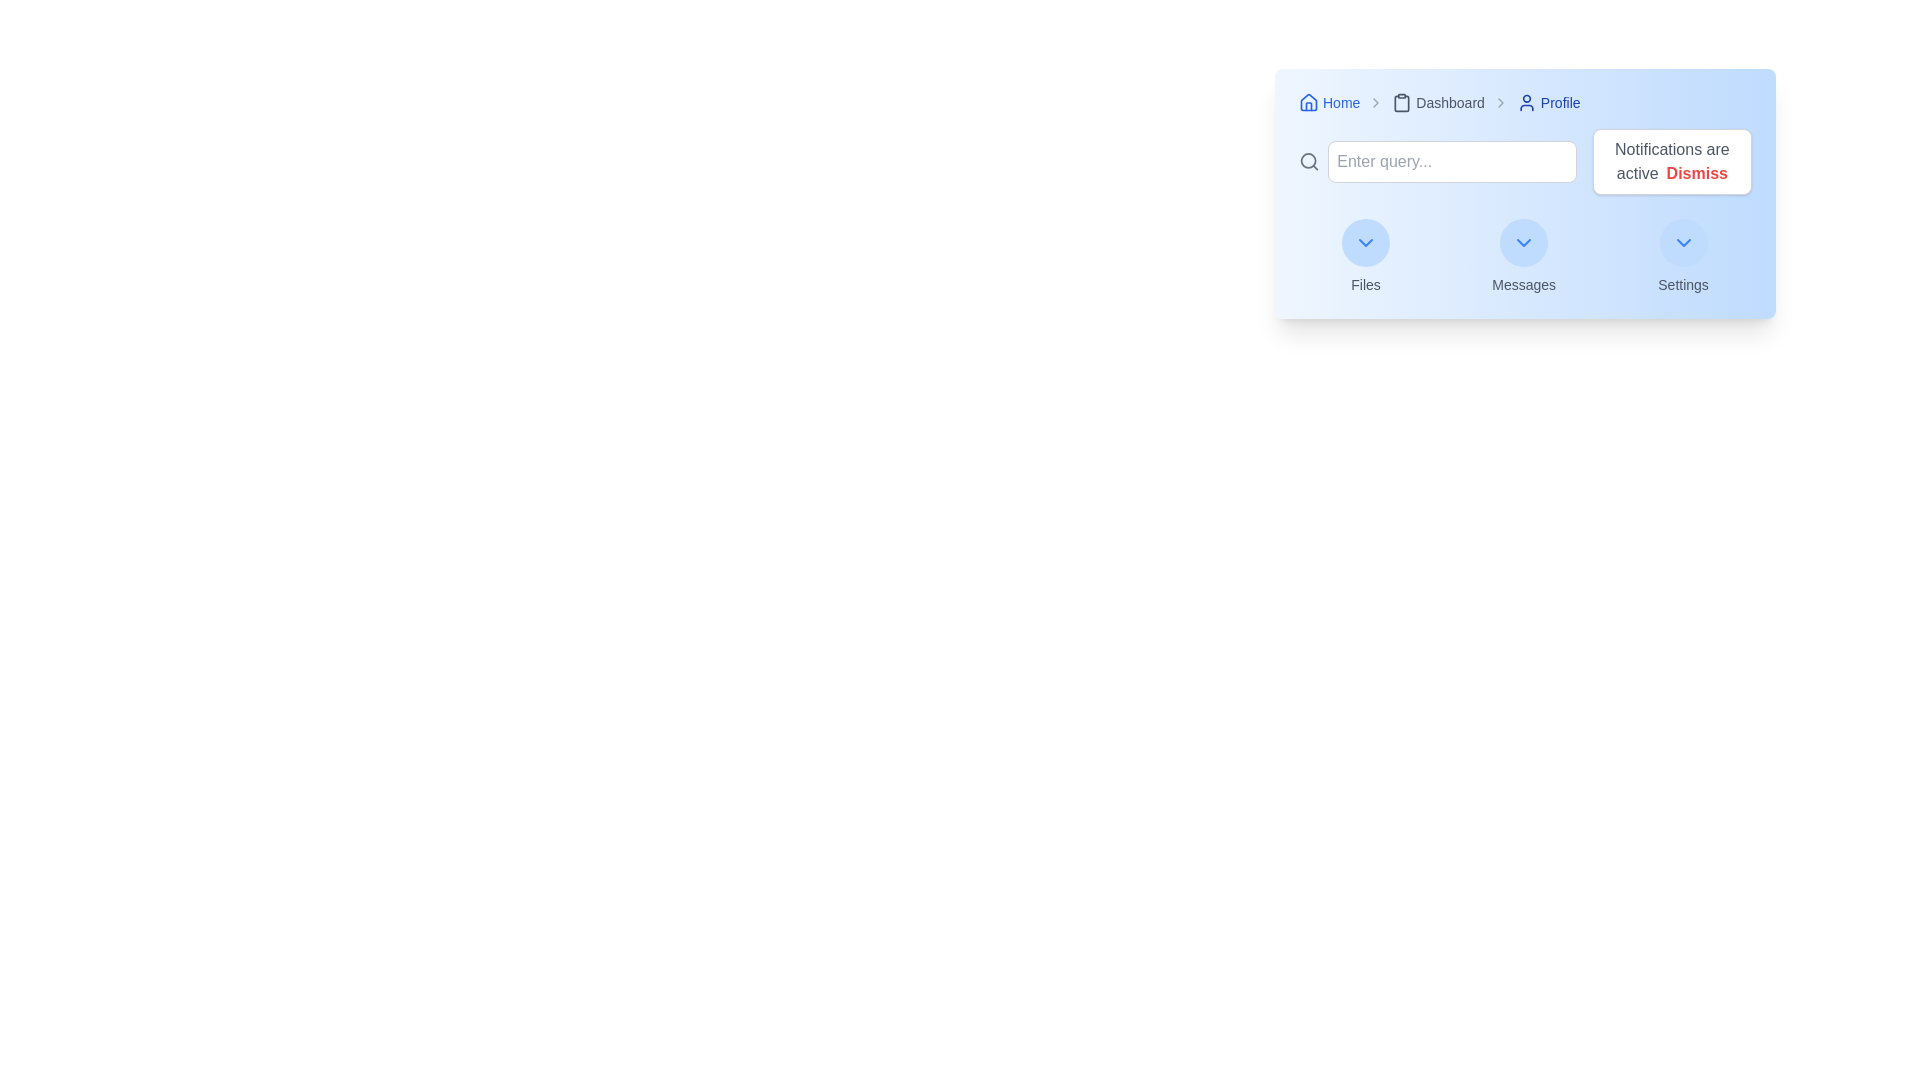  What do you see at coordinates (1682, 242) in the screenshot?
I see `the button located in the 'Settings' section at the bottom-right of the interface` at bounding box center [1682, 242].